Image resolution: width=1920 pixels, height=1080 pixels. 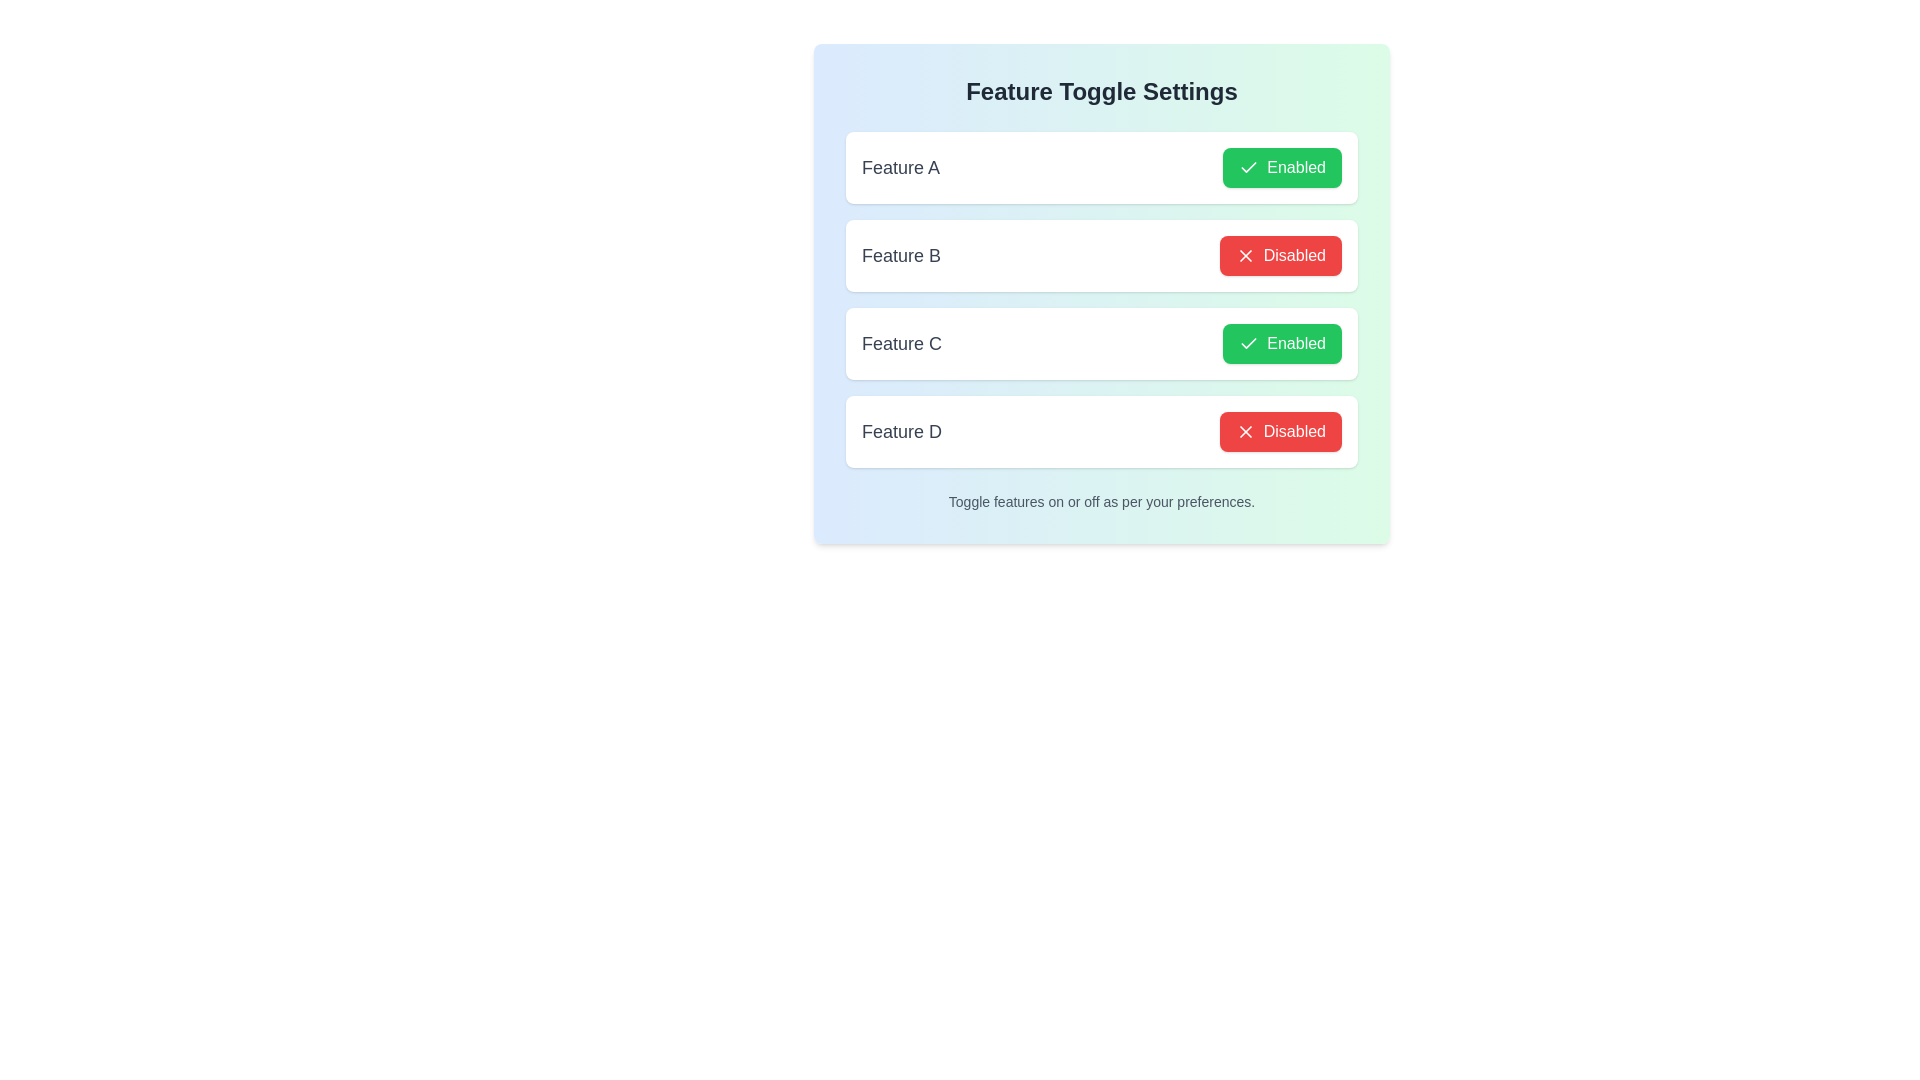 I want to click on the cross icon within the red 'Disabled' button located in the row for 'Feature D', so click(x=1244, y=431).